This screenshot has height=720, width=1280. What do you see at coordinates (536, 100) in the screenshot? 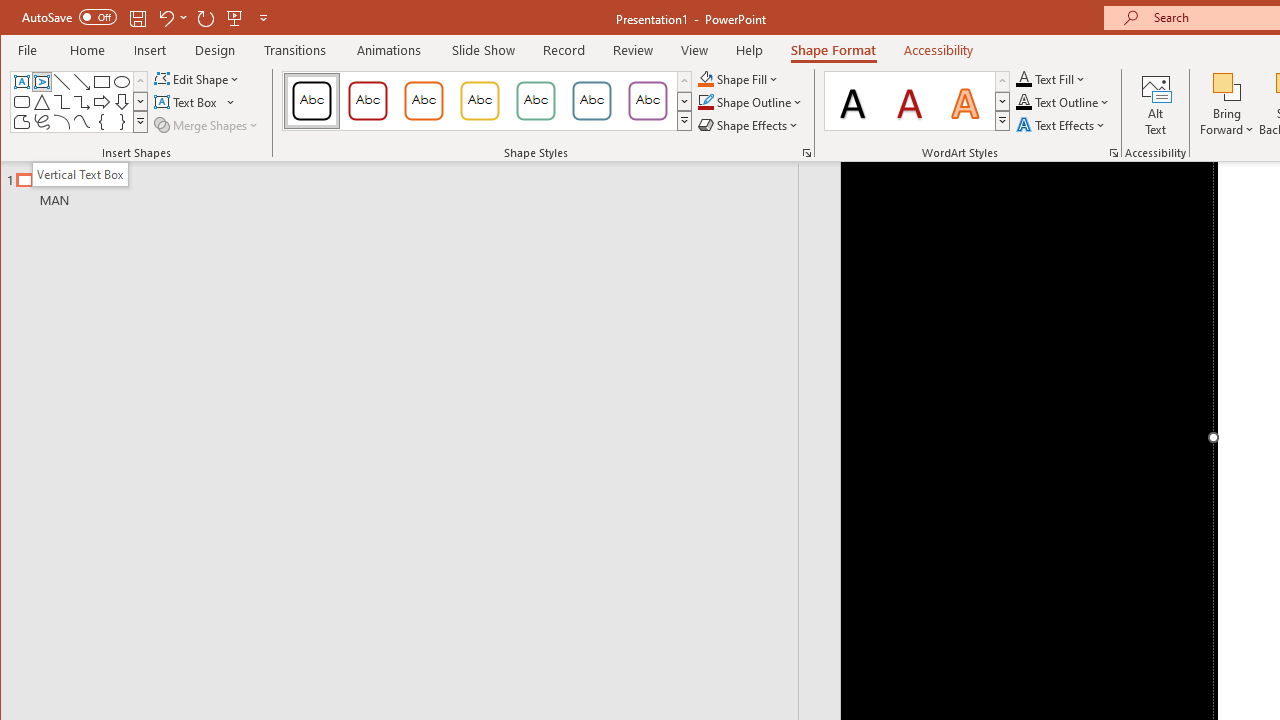
I see `'Colored Outline - Green, Accent 4'` at bounding box center [536, 100].